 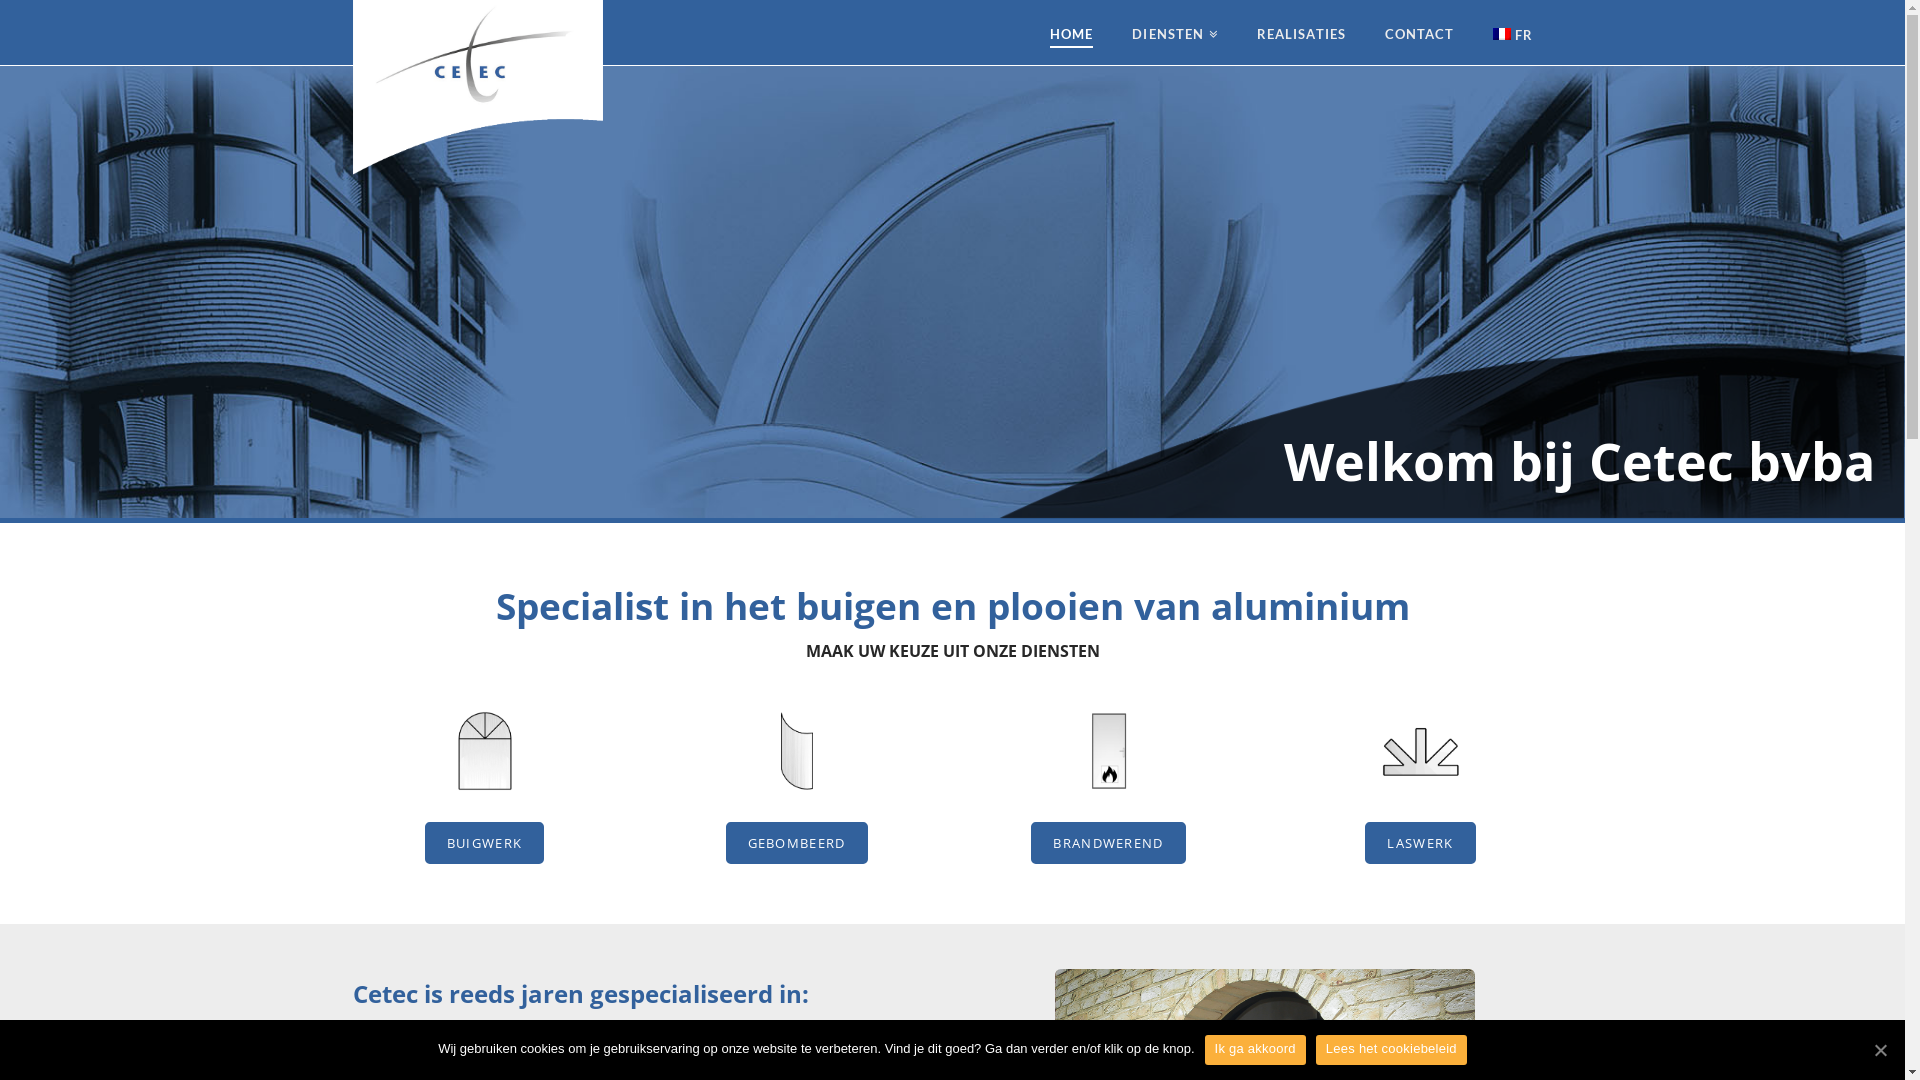 What do you see at coordinates (1418, 32) in the screenshot?
I see `'CONTACT'` at bounding box center [1418, 32].